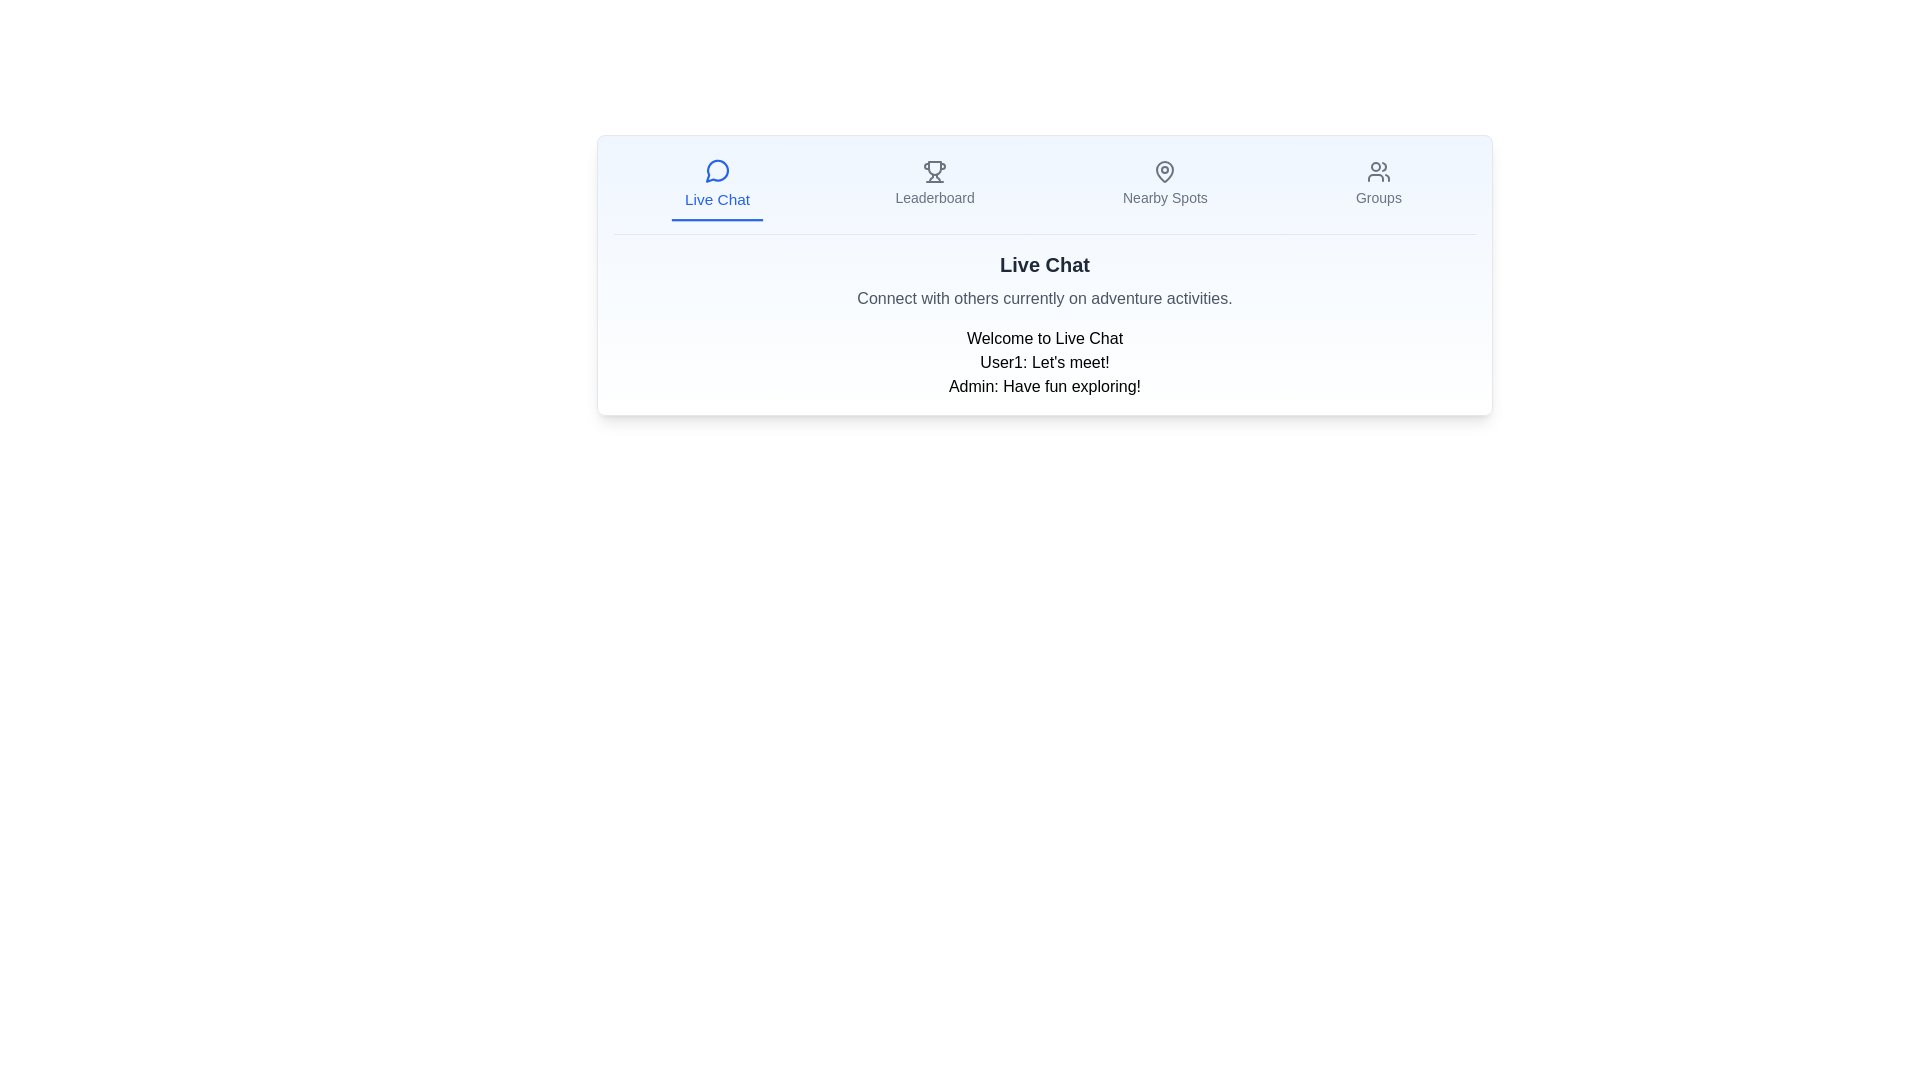  What do you see at coordinates (1377, 171) in the screenshot?
I see `the 'Groups' icon located at the rightmost position in the navigation bar, which redirects the user to the groups section of the application` at bounding box center [1377, 171].